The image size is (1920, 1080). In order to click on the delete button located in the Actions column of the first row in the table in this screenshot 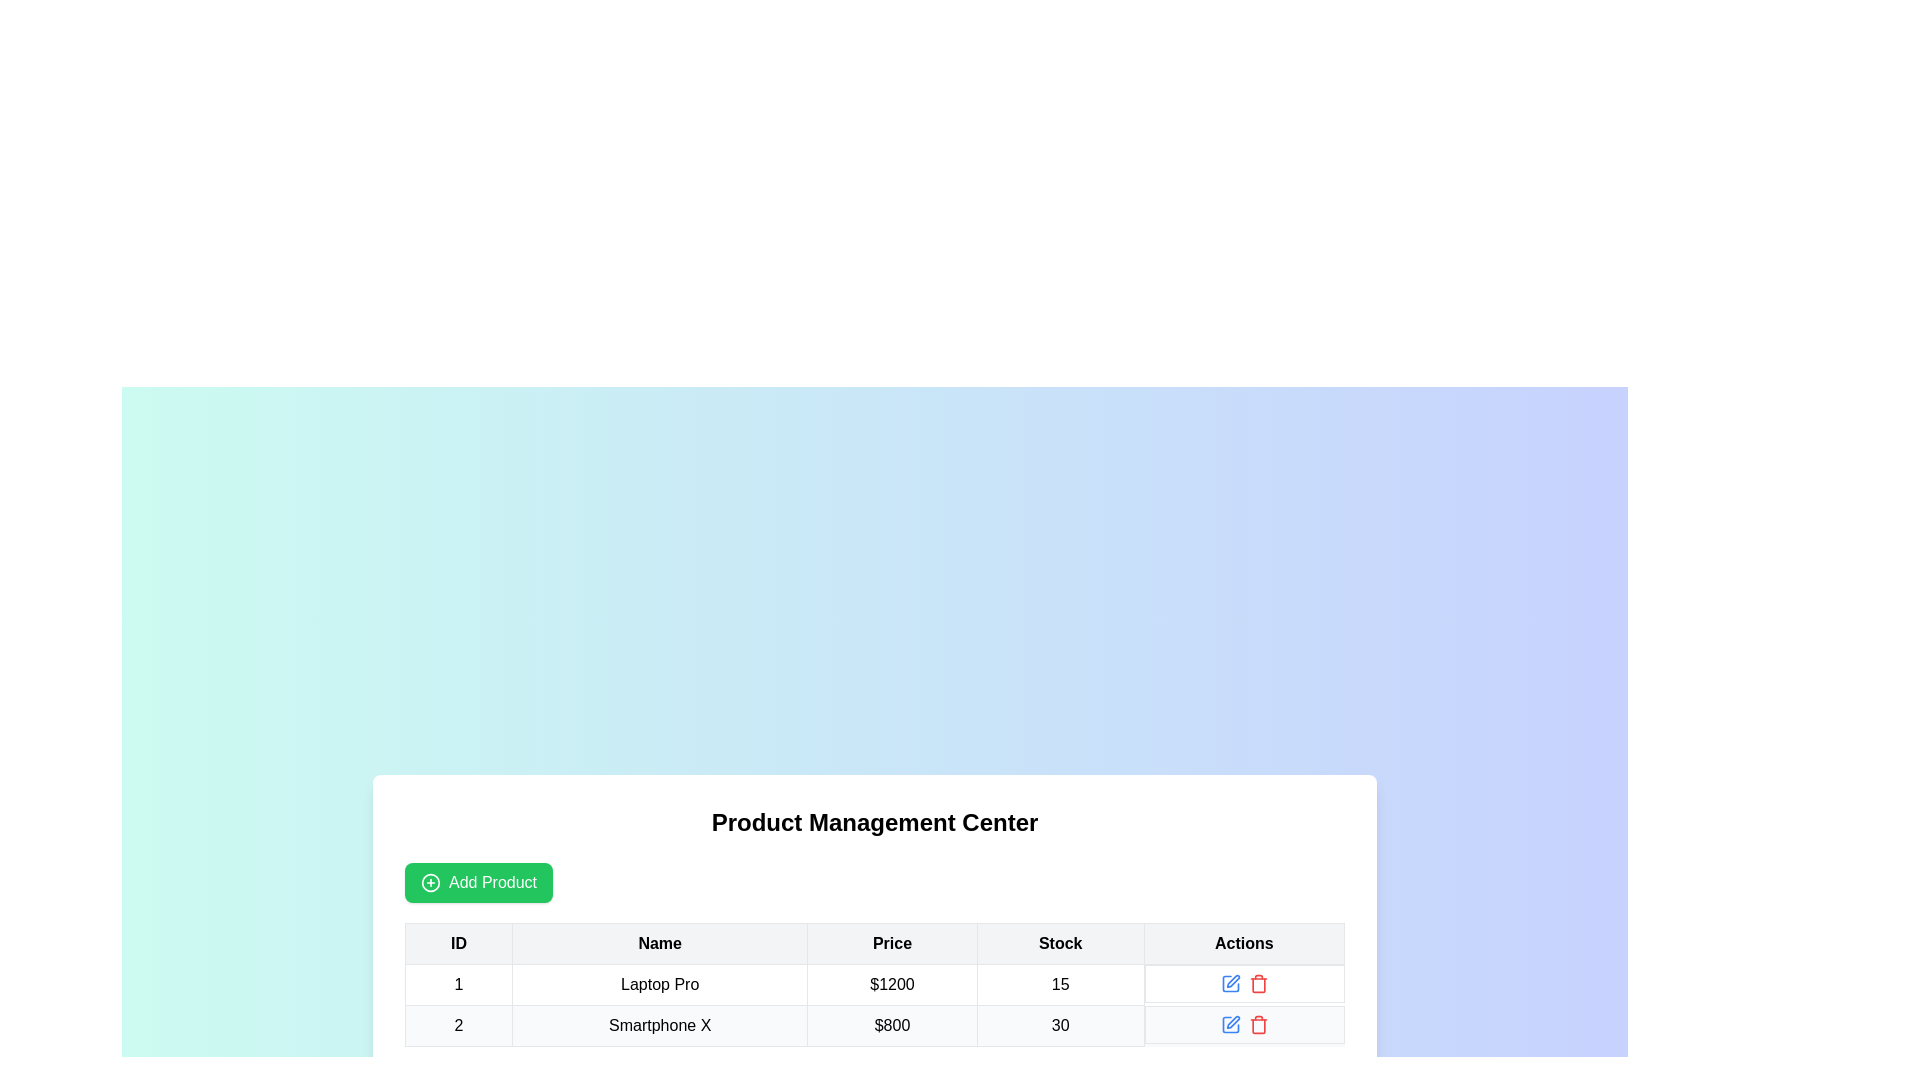, I will do `click(1256, 982)`.